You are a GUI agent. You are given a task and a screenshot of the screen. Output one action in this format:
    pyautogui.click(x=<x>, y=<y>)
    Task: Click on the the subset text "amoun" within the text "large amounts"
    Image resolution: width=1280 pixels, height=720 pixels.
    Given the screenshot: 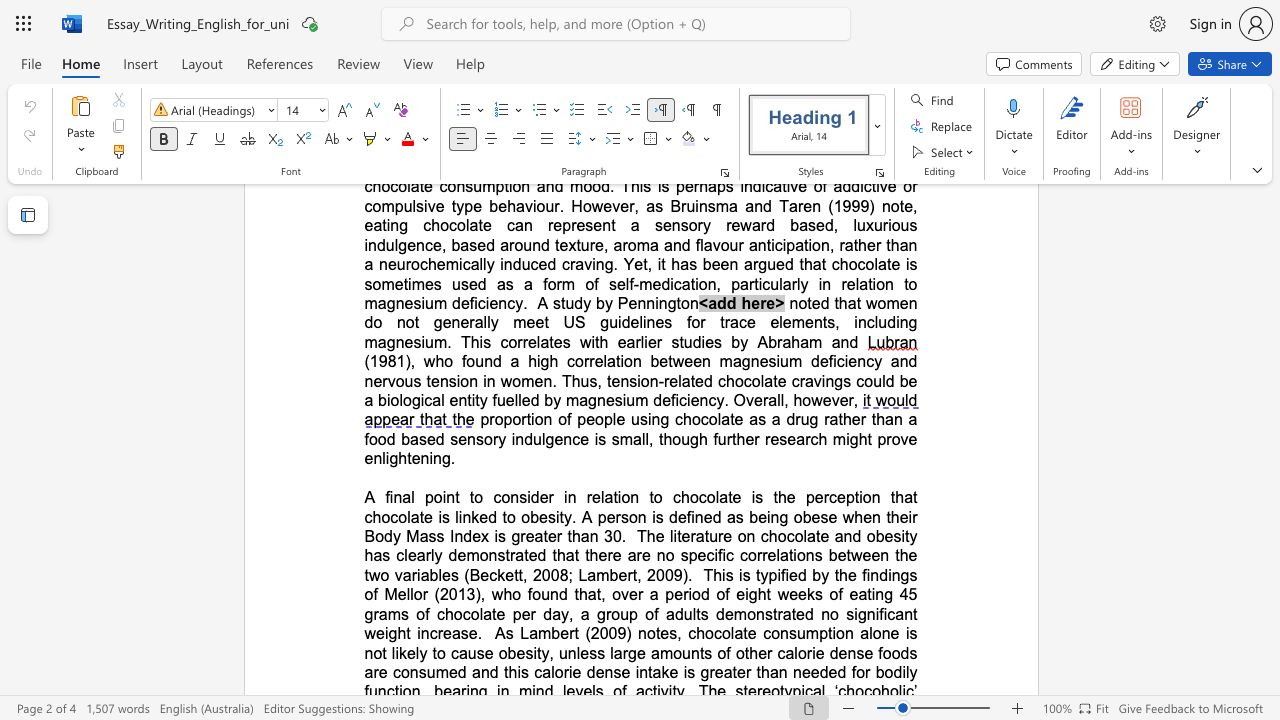 What is the action you would take?
    pyautogui.click(x=651, y=653)
    